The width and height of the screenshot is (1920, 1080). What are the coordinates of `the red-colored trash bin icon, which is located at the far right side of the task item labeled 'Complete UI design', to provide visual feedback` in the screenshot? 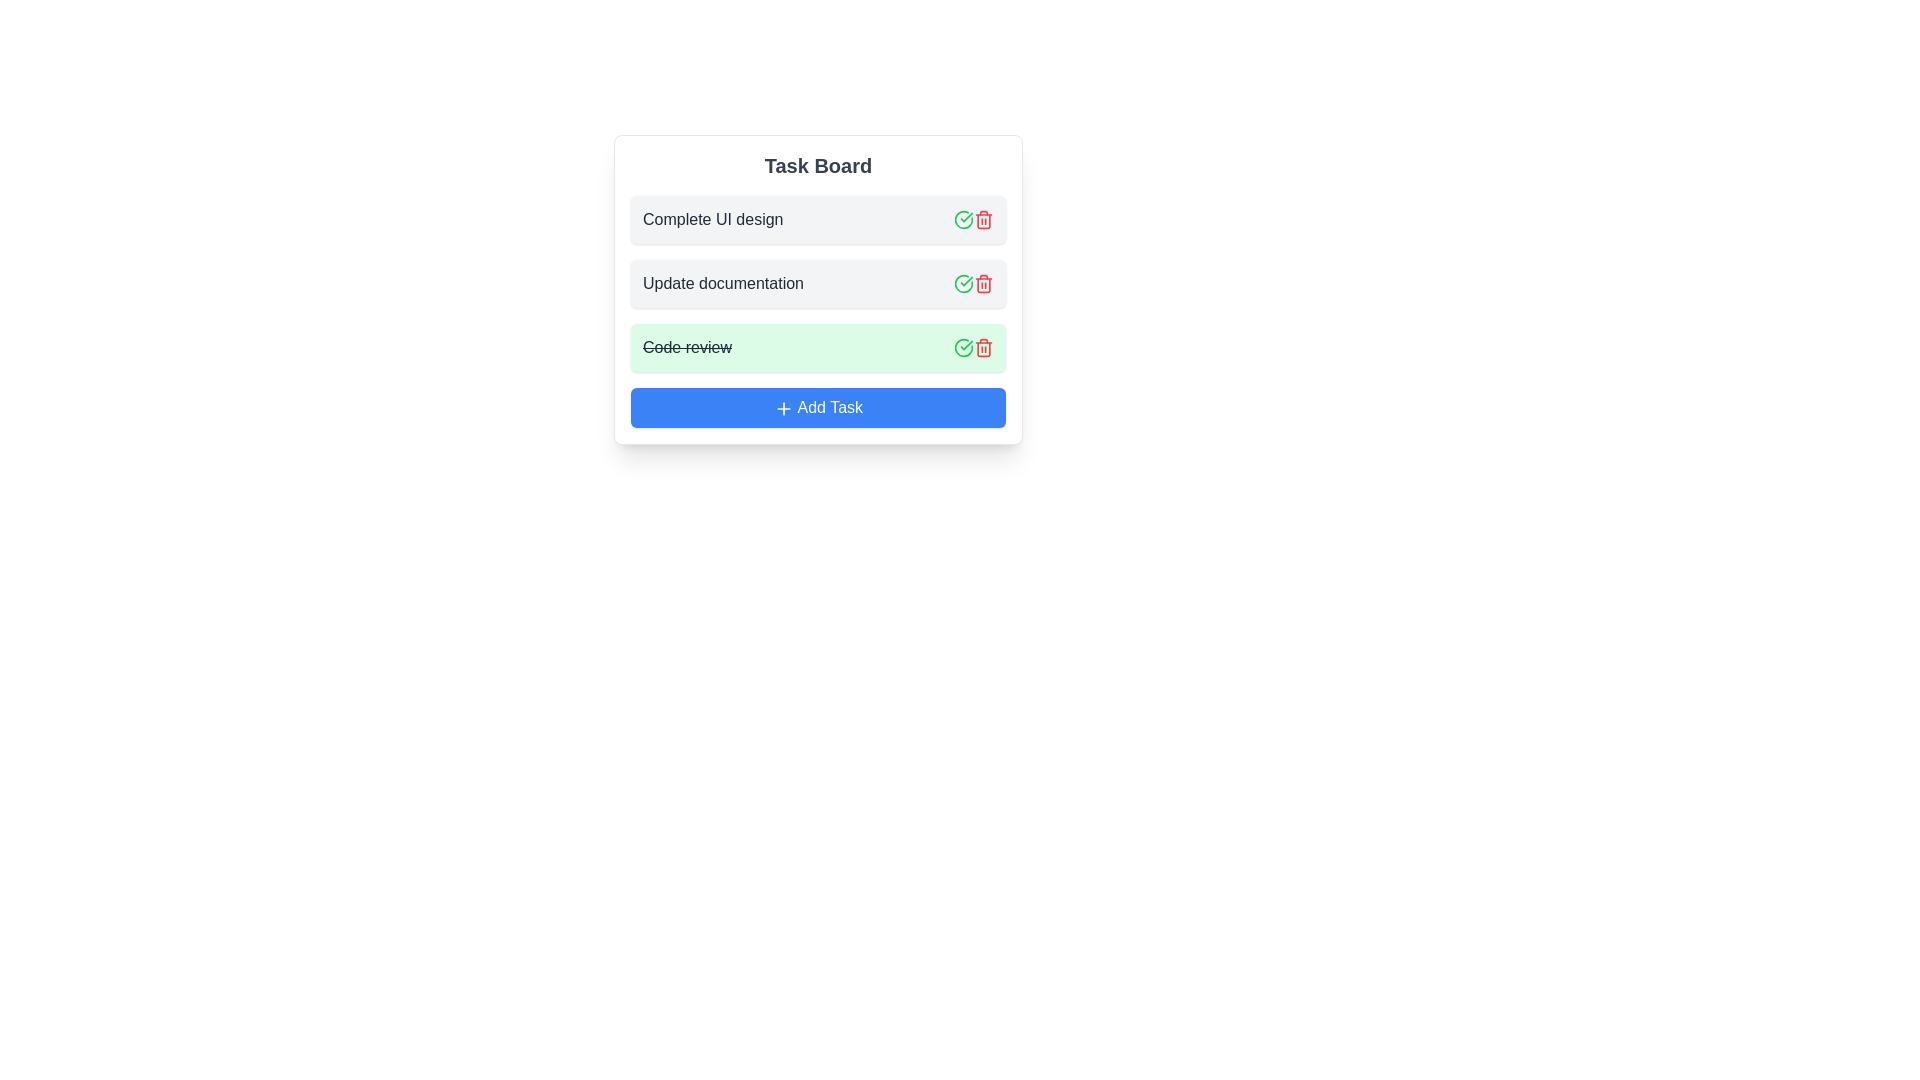 It's located at (983, 219).